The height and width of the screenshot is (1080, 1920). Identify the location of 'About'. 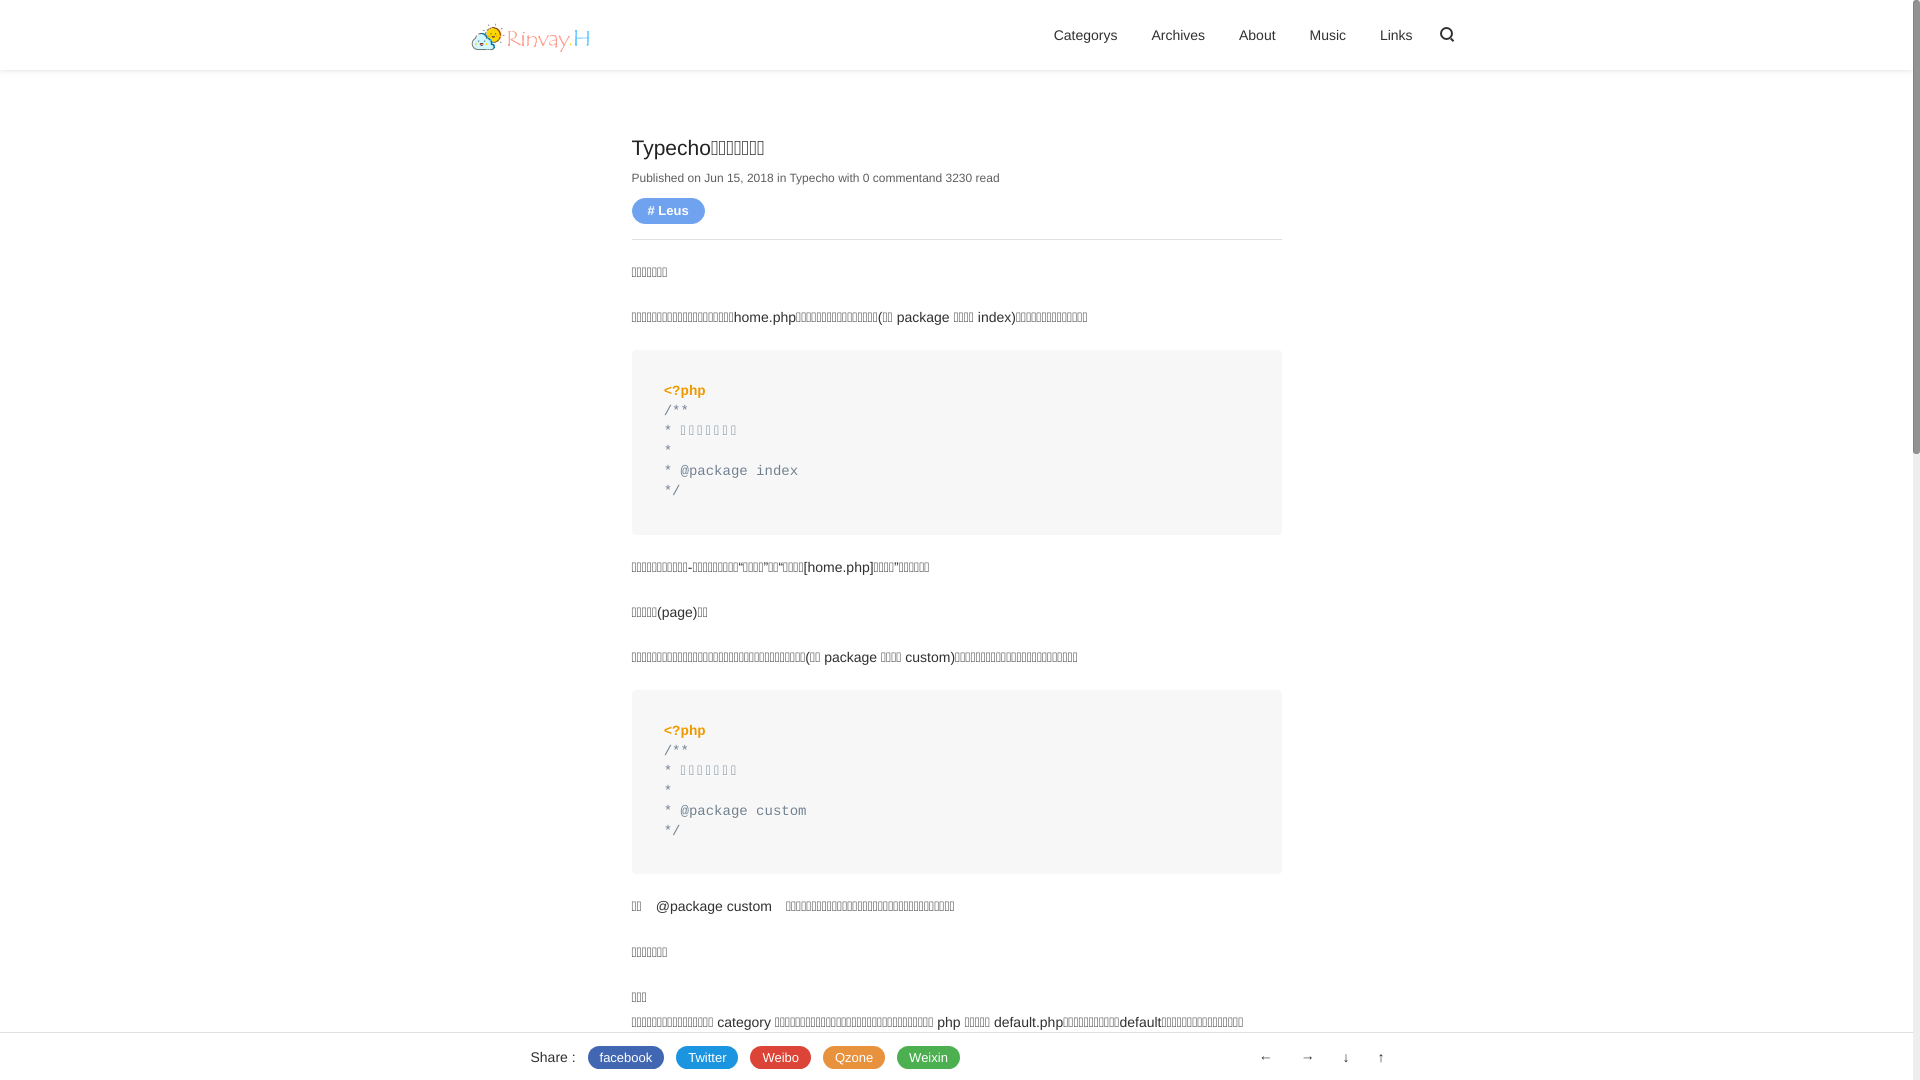
(1256, 34).